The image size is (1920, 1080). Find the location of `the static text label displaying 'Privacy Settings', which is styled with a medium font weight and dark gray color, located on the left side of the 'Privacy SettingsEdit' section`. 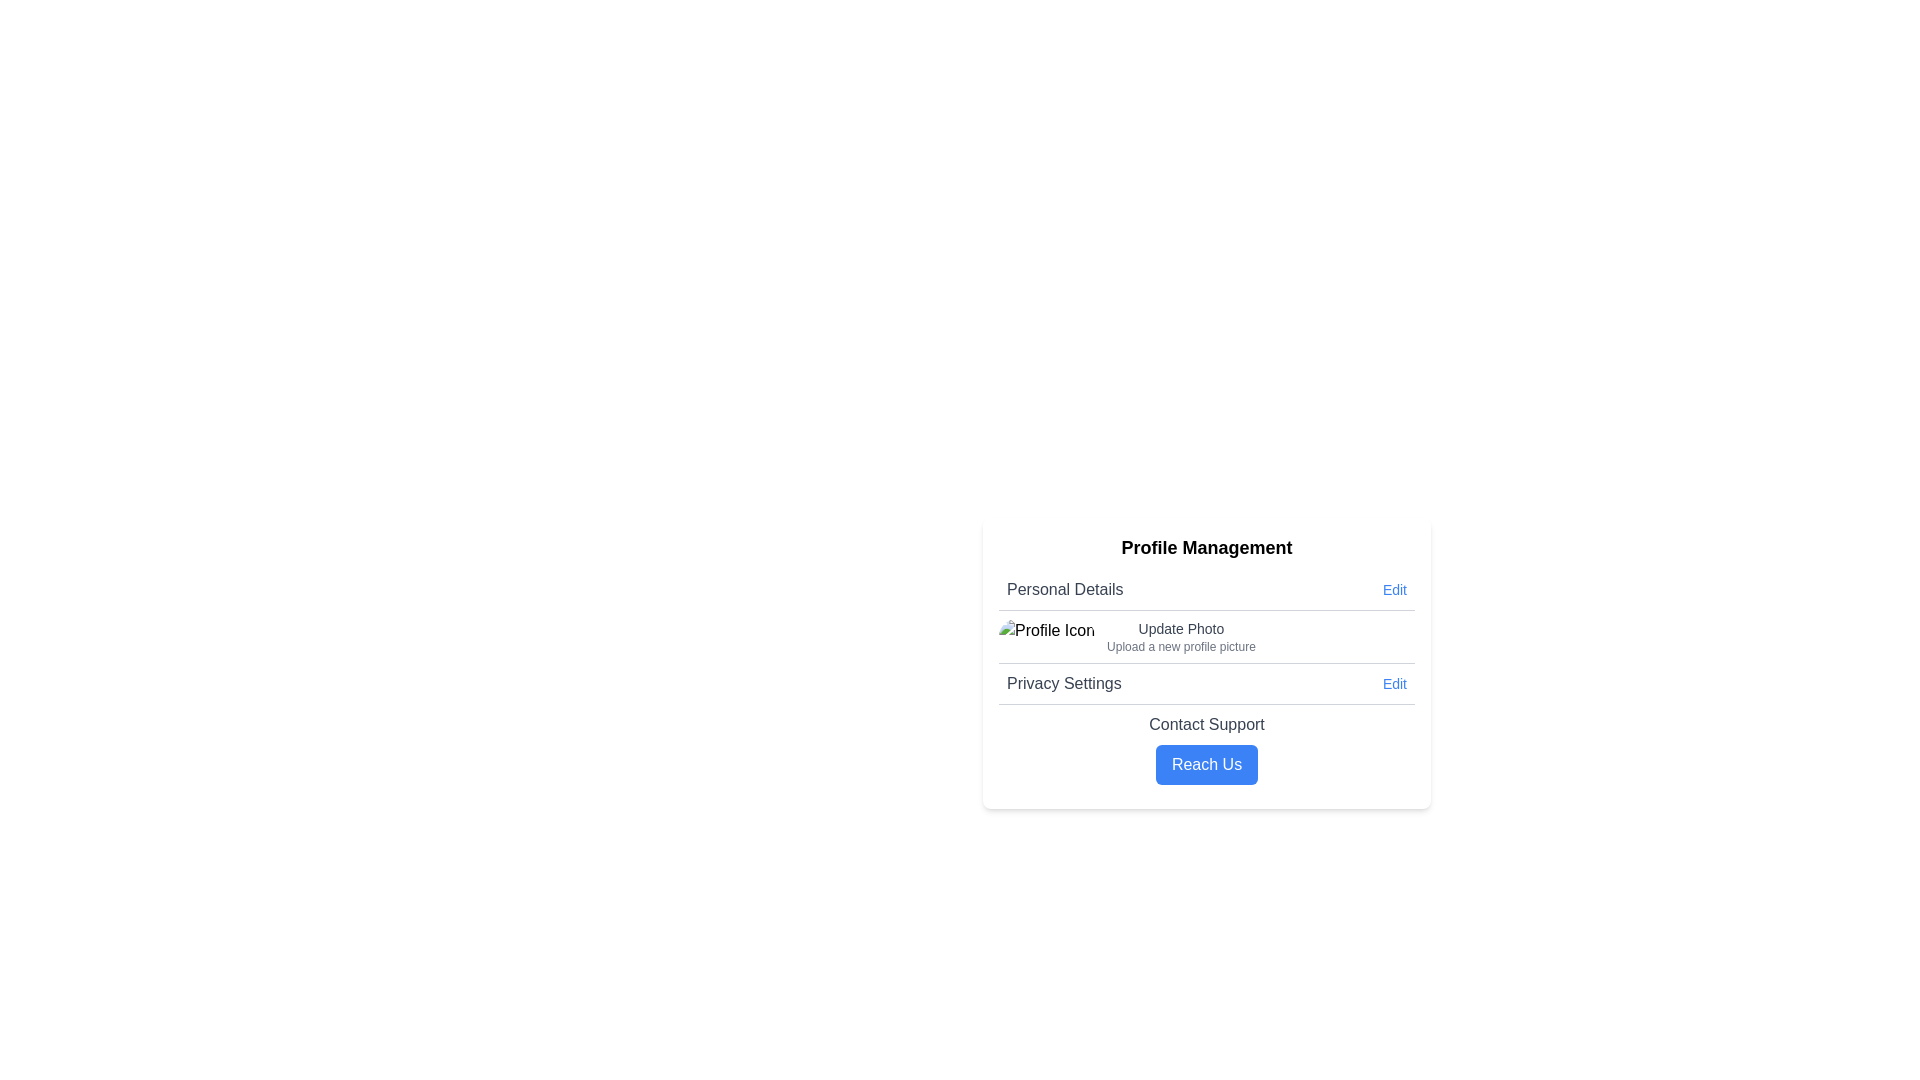

the static text label displaying 'Privacy Settings', which is styled with a medium font weight and dark gray color, located on the left side of the 'Privacy SettingsEdit' section is located at coordinates (1063, 682).